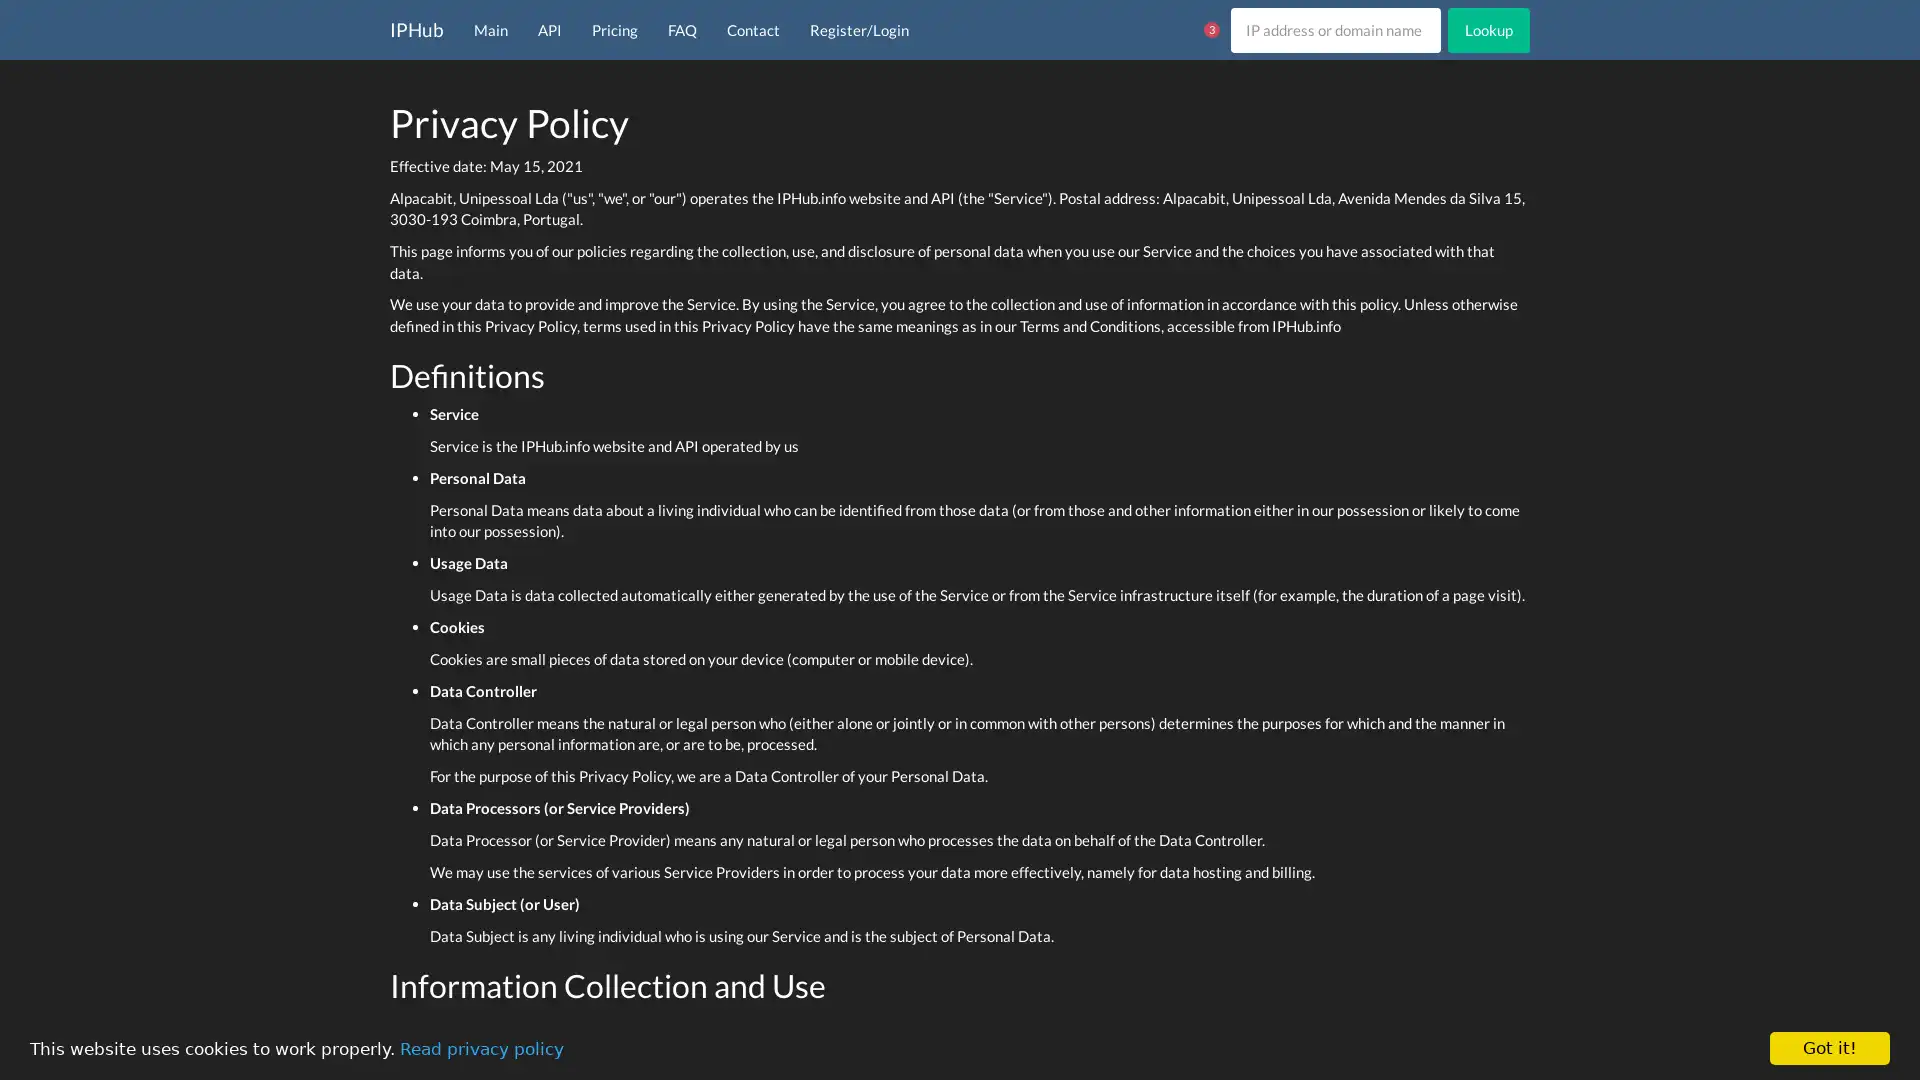 Image resolution: width=1920 pixels, height=1080 pixels. What do you see at coordinates (1488, 29) in the screenshot?
I see `Lookup` at bounding box center [1488, 29].